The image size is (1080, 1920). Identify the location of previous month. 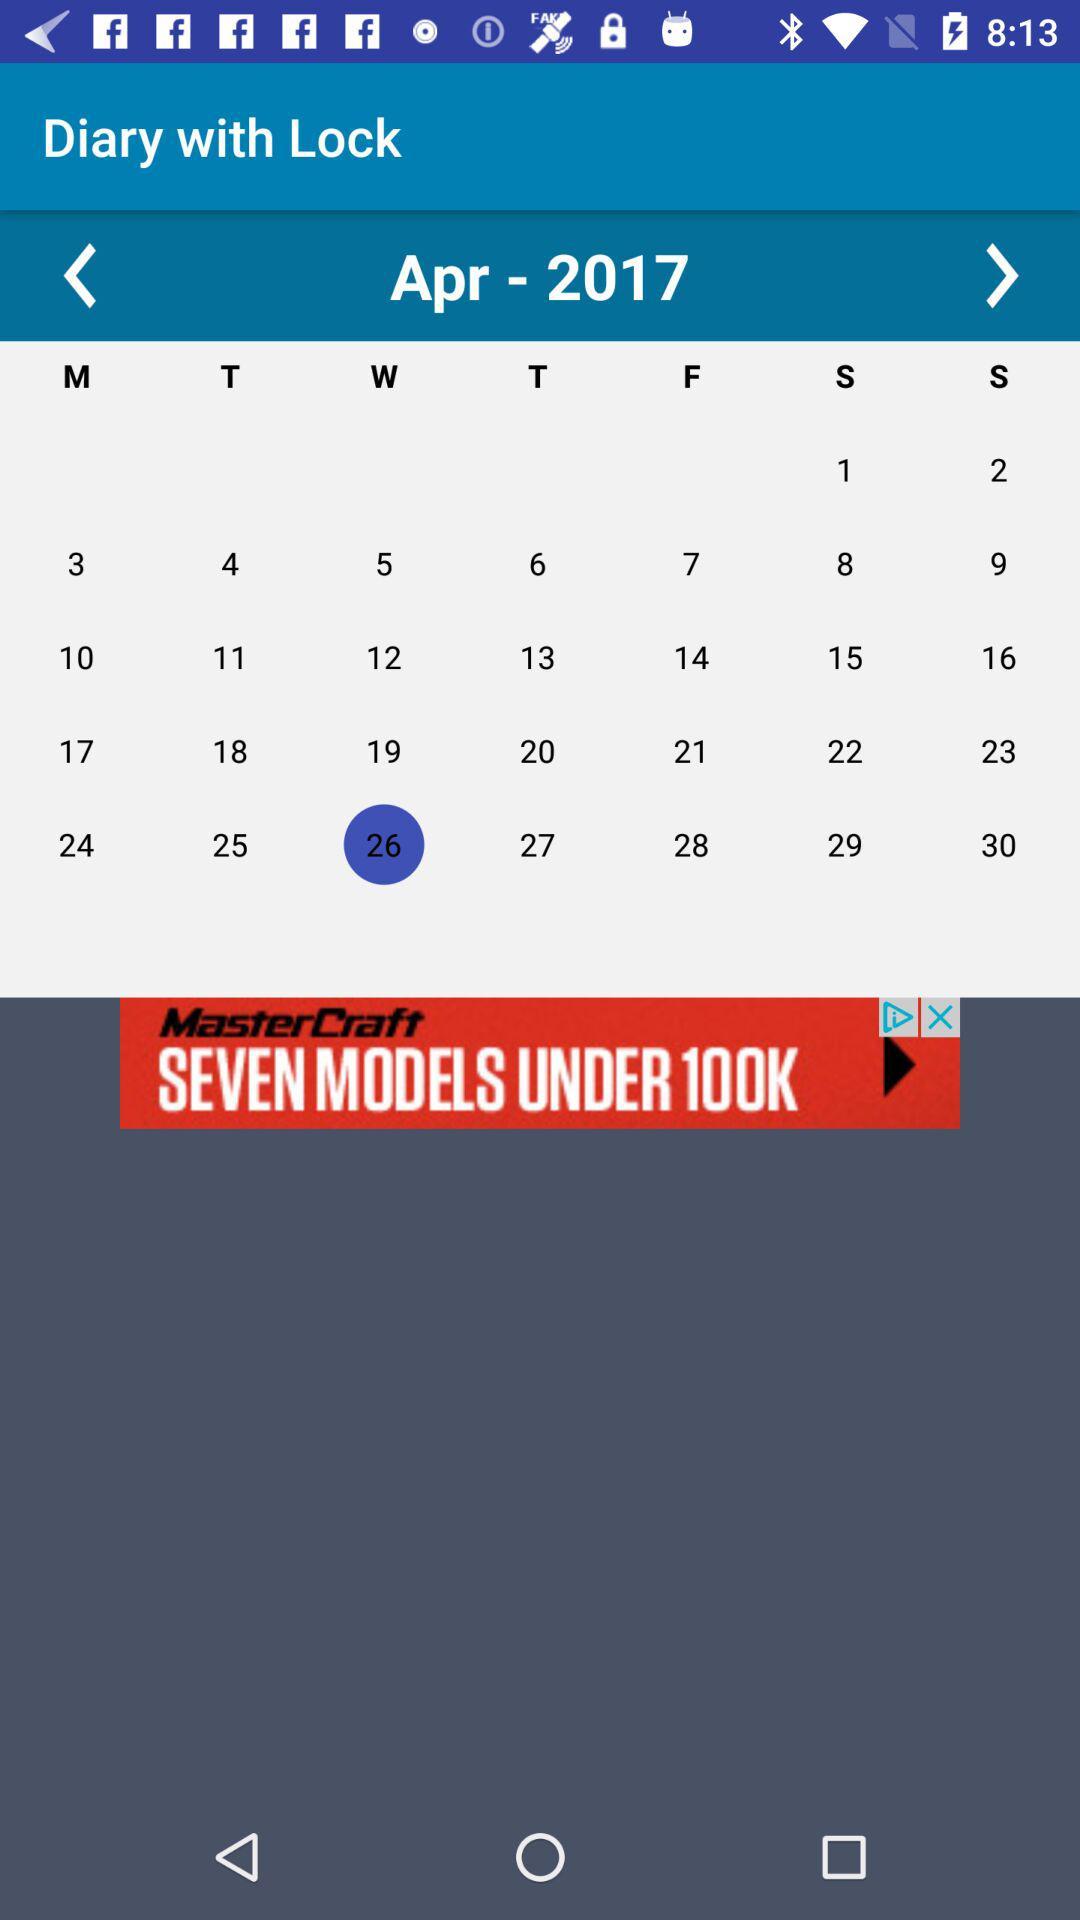
(77, 274).